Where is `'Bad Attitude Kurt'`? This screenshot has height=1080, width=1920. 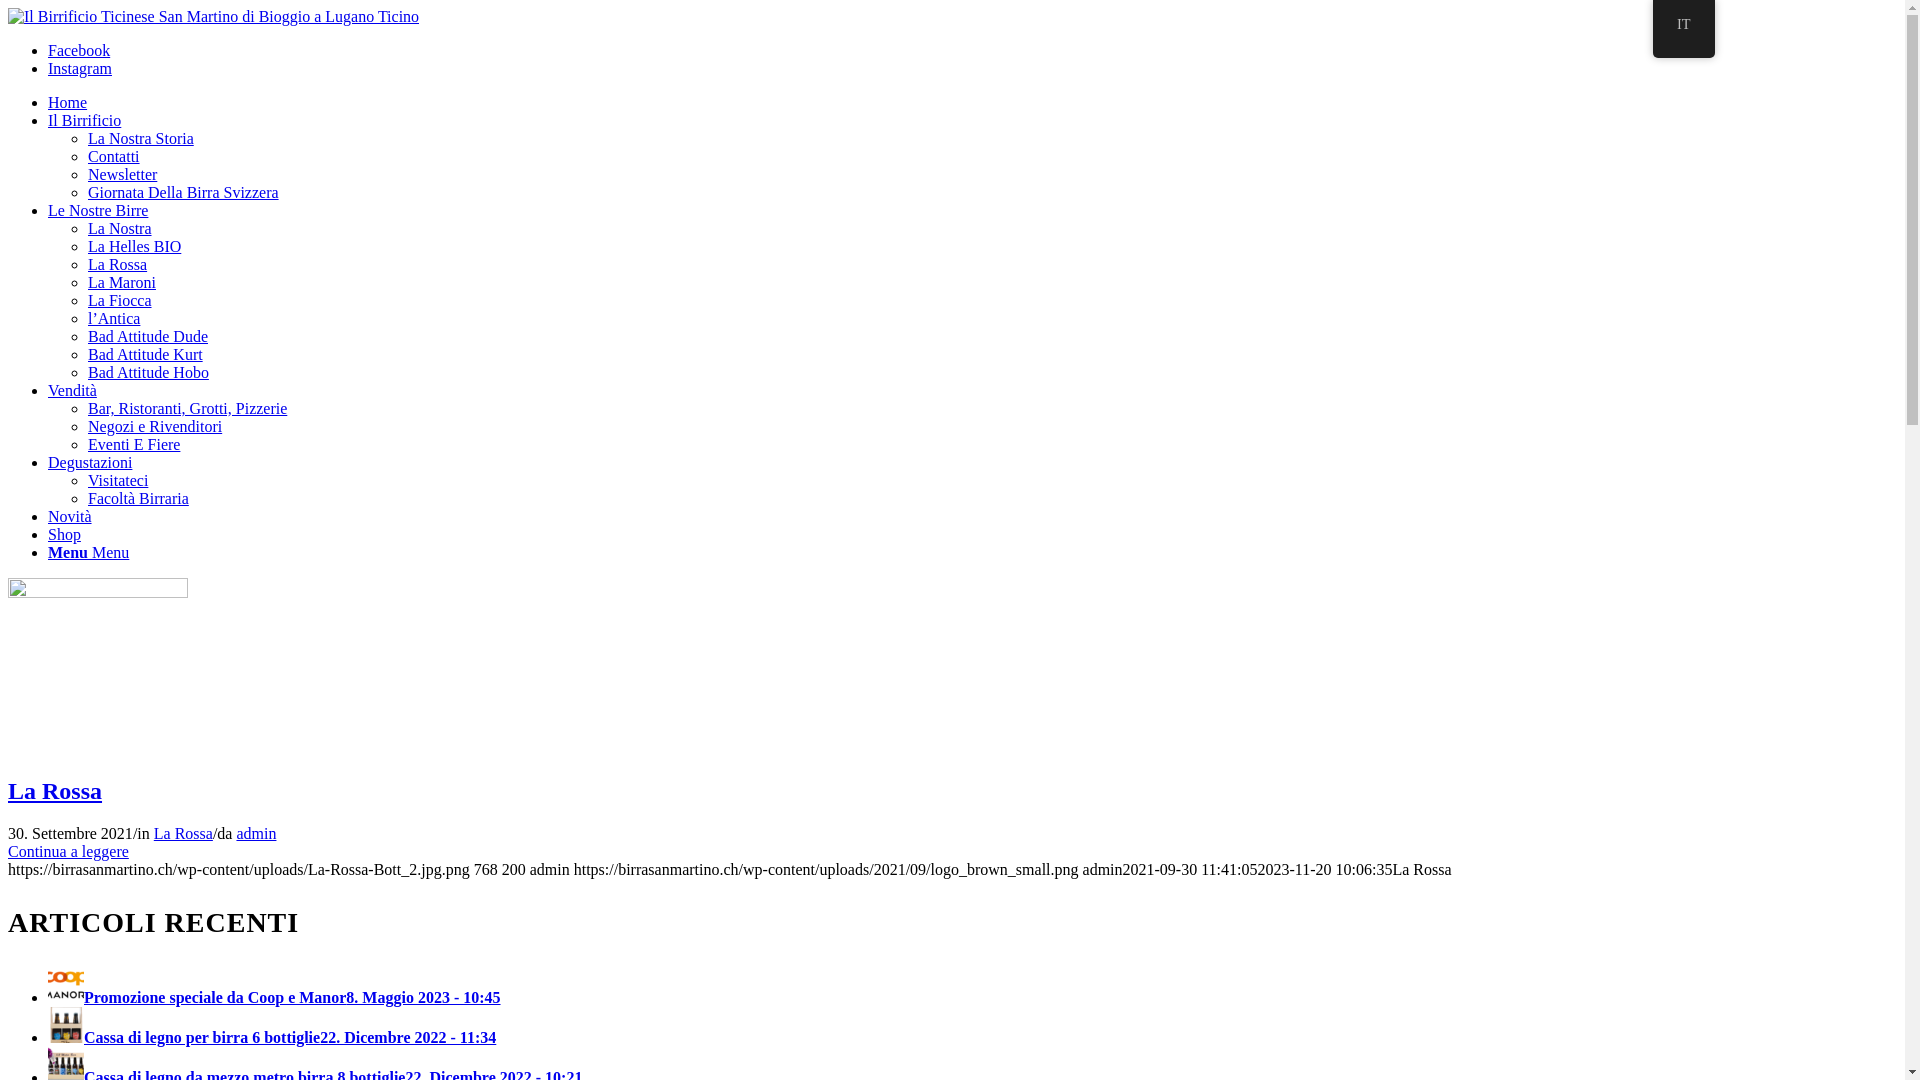 'Bad Attitude Kurt' is located at coordinates (144, 353).